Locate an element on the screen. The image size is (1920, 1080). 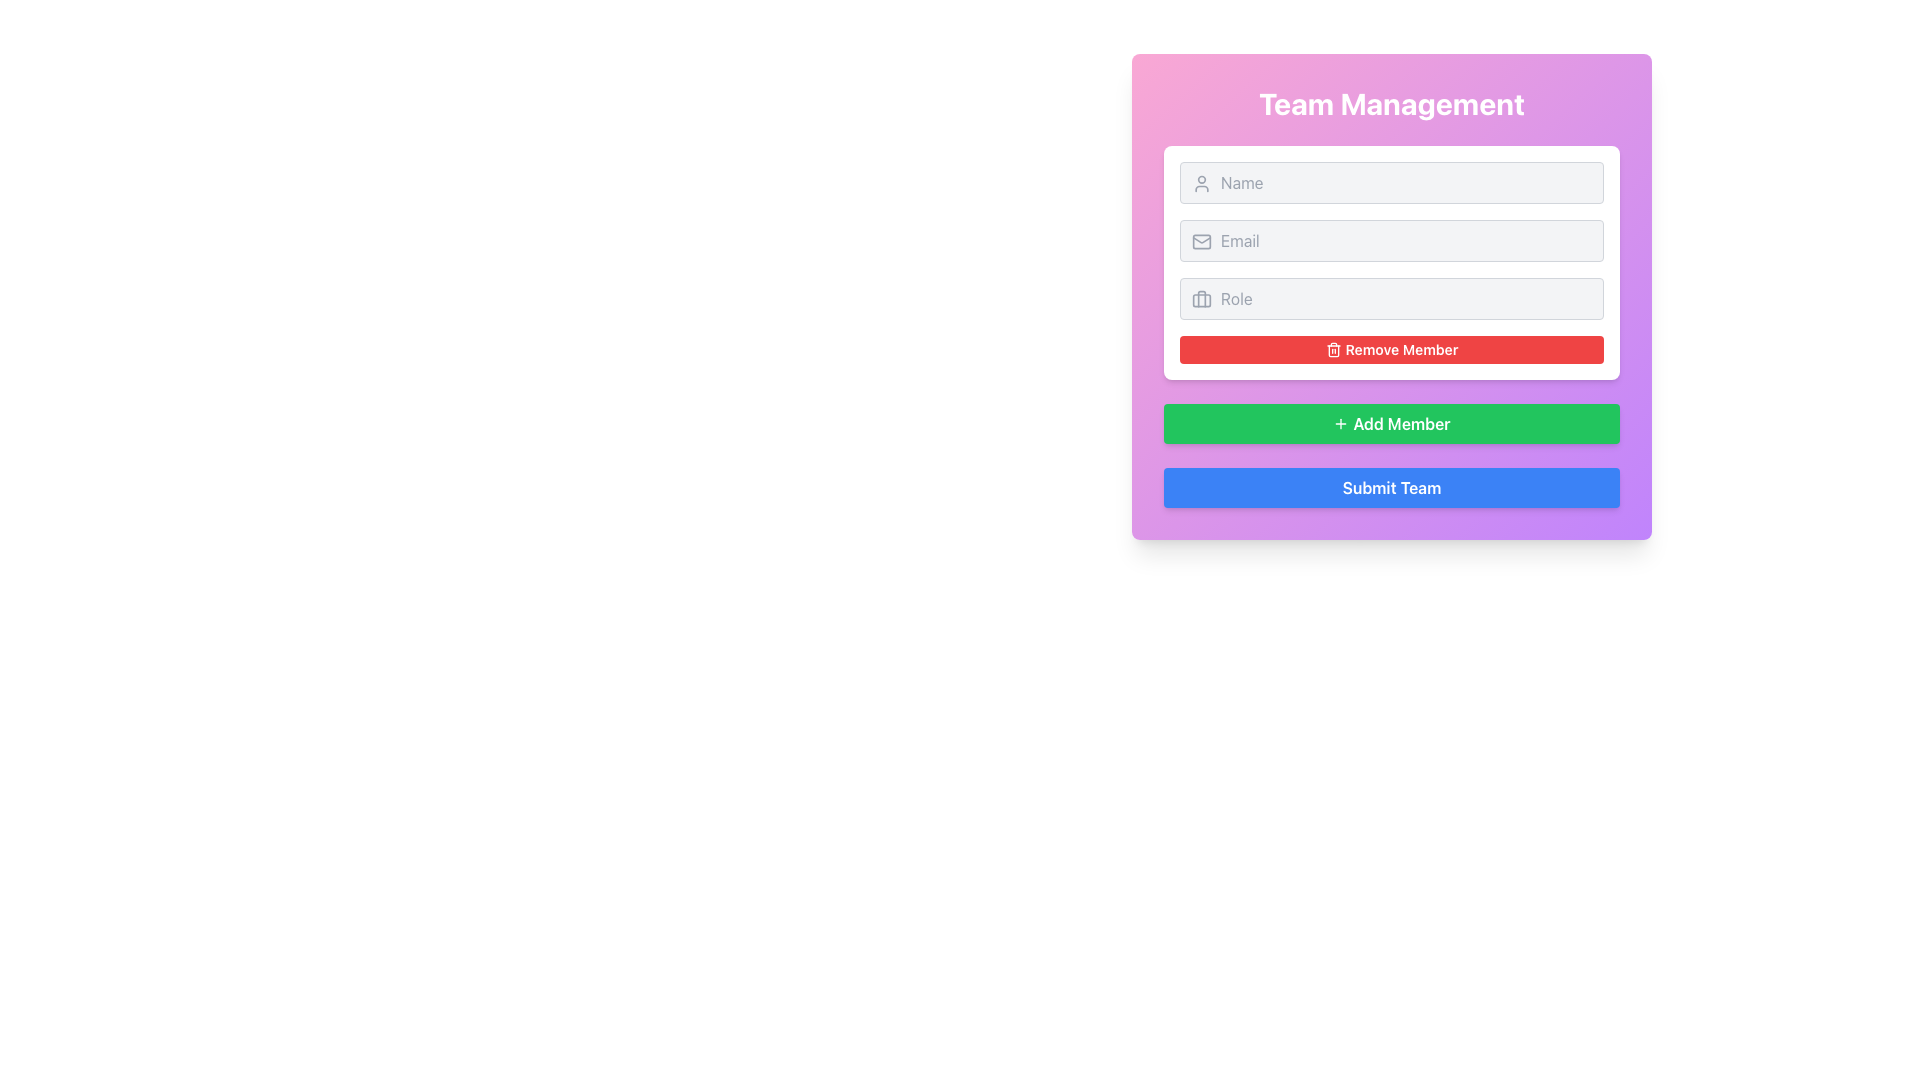
the button located below the input fields labeled 'Name', 'Email', and 'Role' in the 'Team Management' card to initiate the removal action is located at coordinates (1391, 349).